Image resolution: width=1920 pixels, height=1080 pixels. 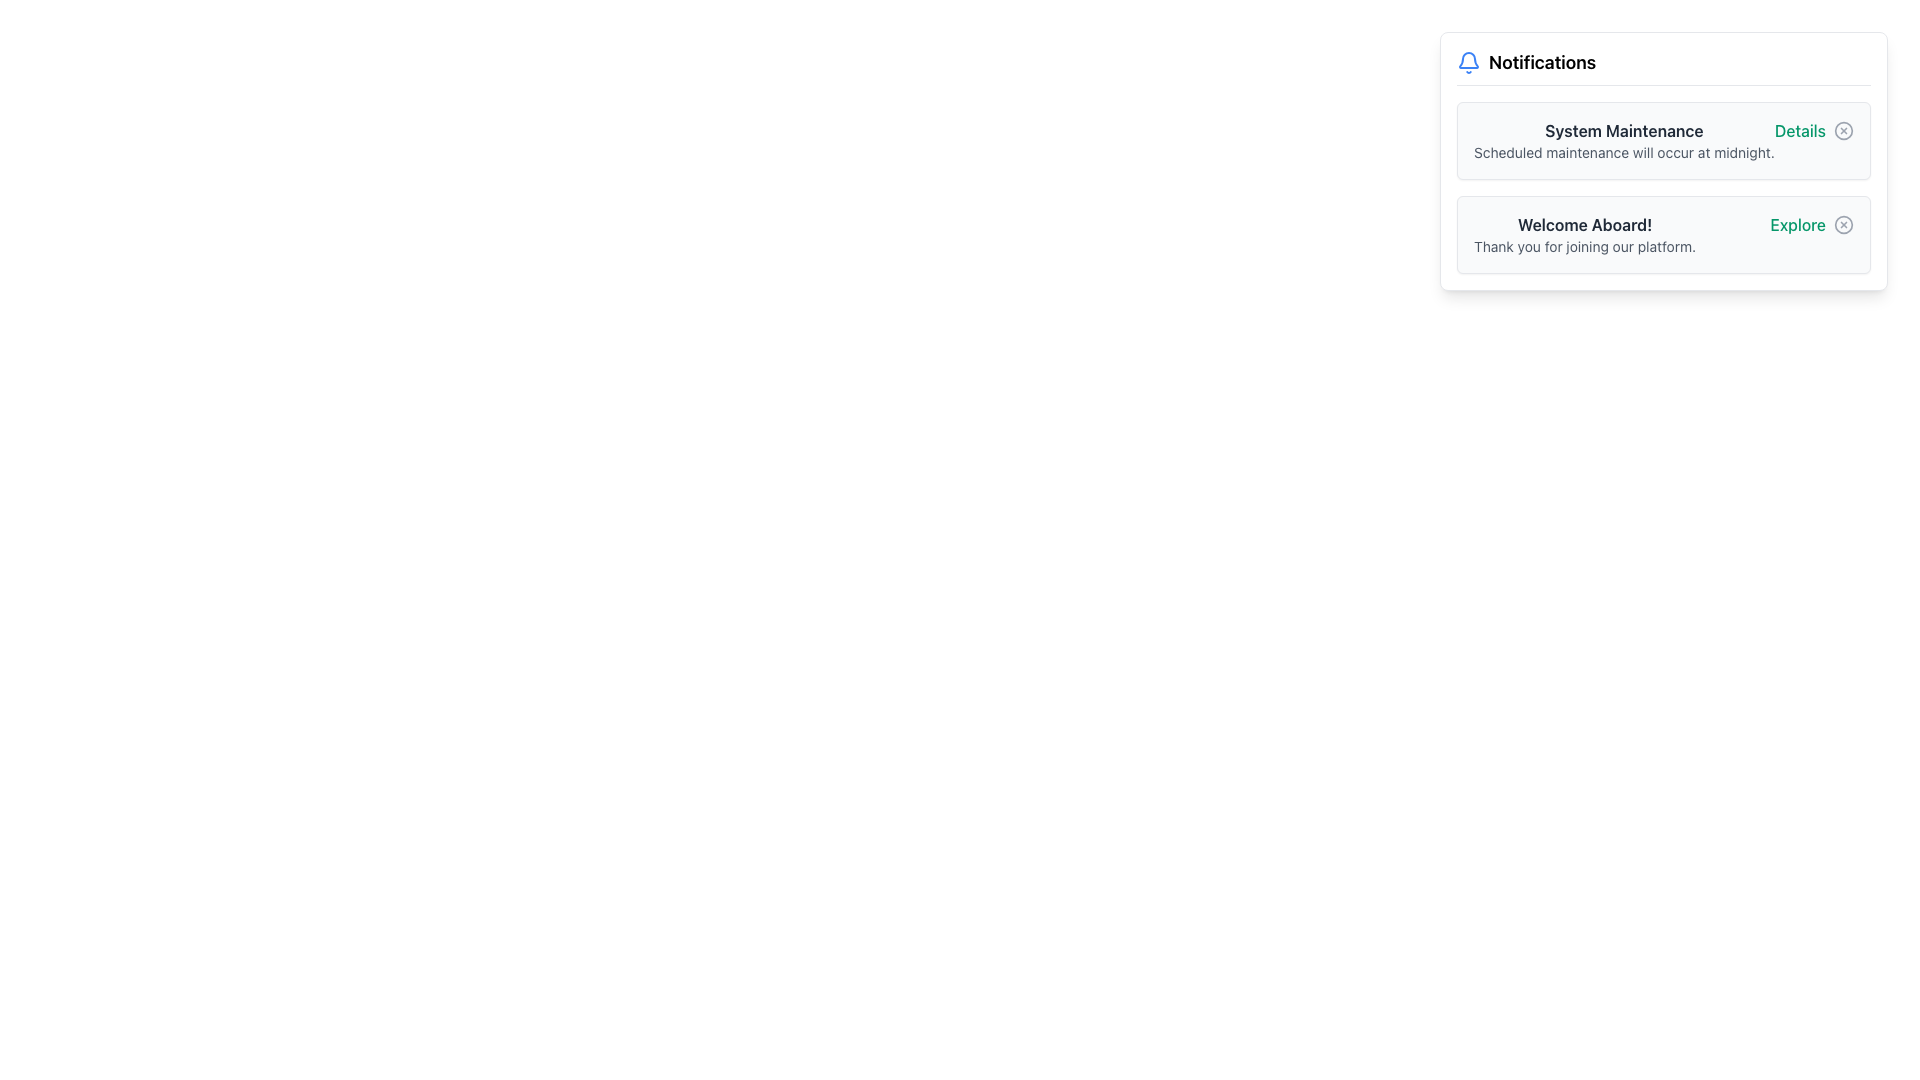 I want to click on text label that serves as the title of the notification card, located at the top of the notification section on the right side of the interface, so click(x=1624, y=131).